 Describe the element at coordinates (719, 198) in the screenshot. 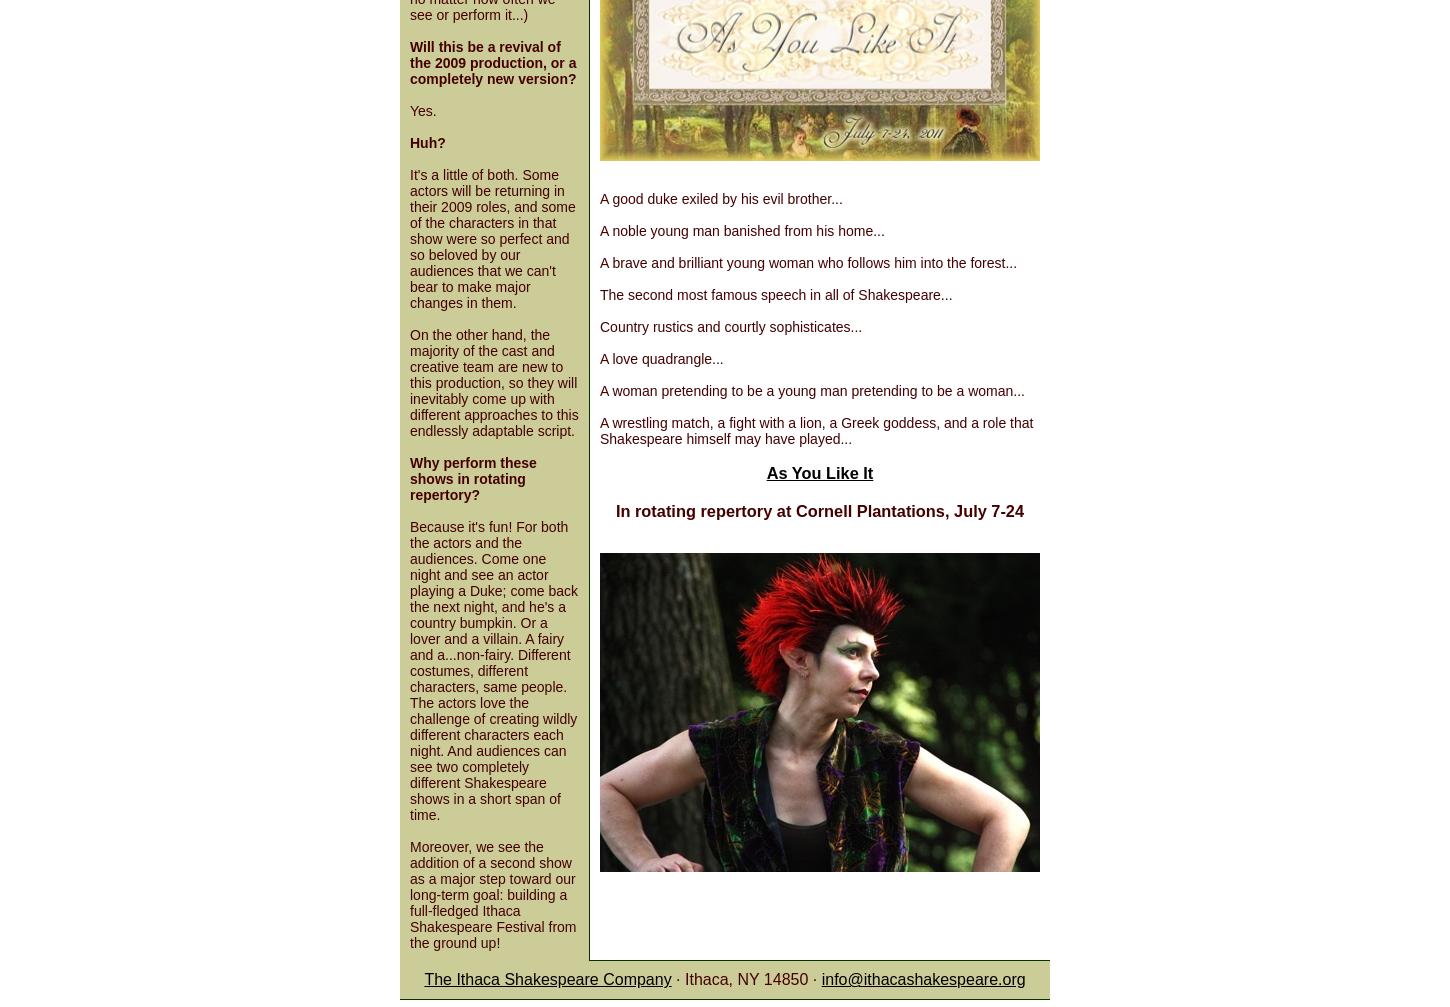

I see `'A good duke exiled by his evil brother...'` at that location.